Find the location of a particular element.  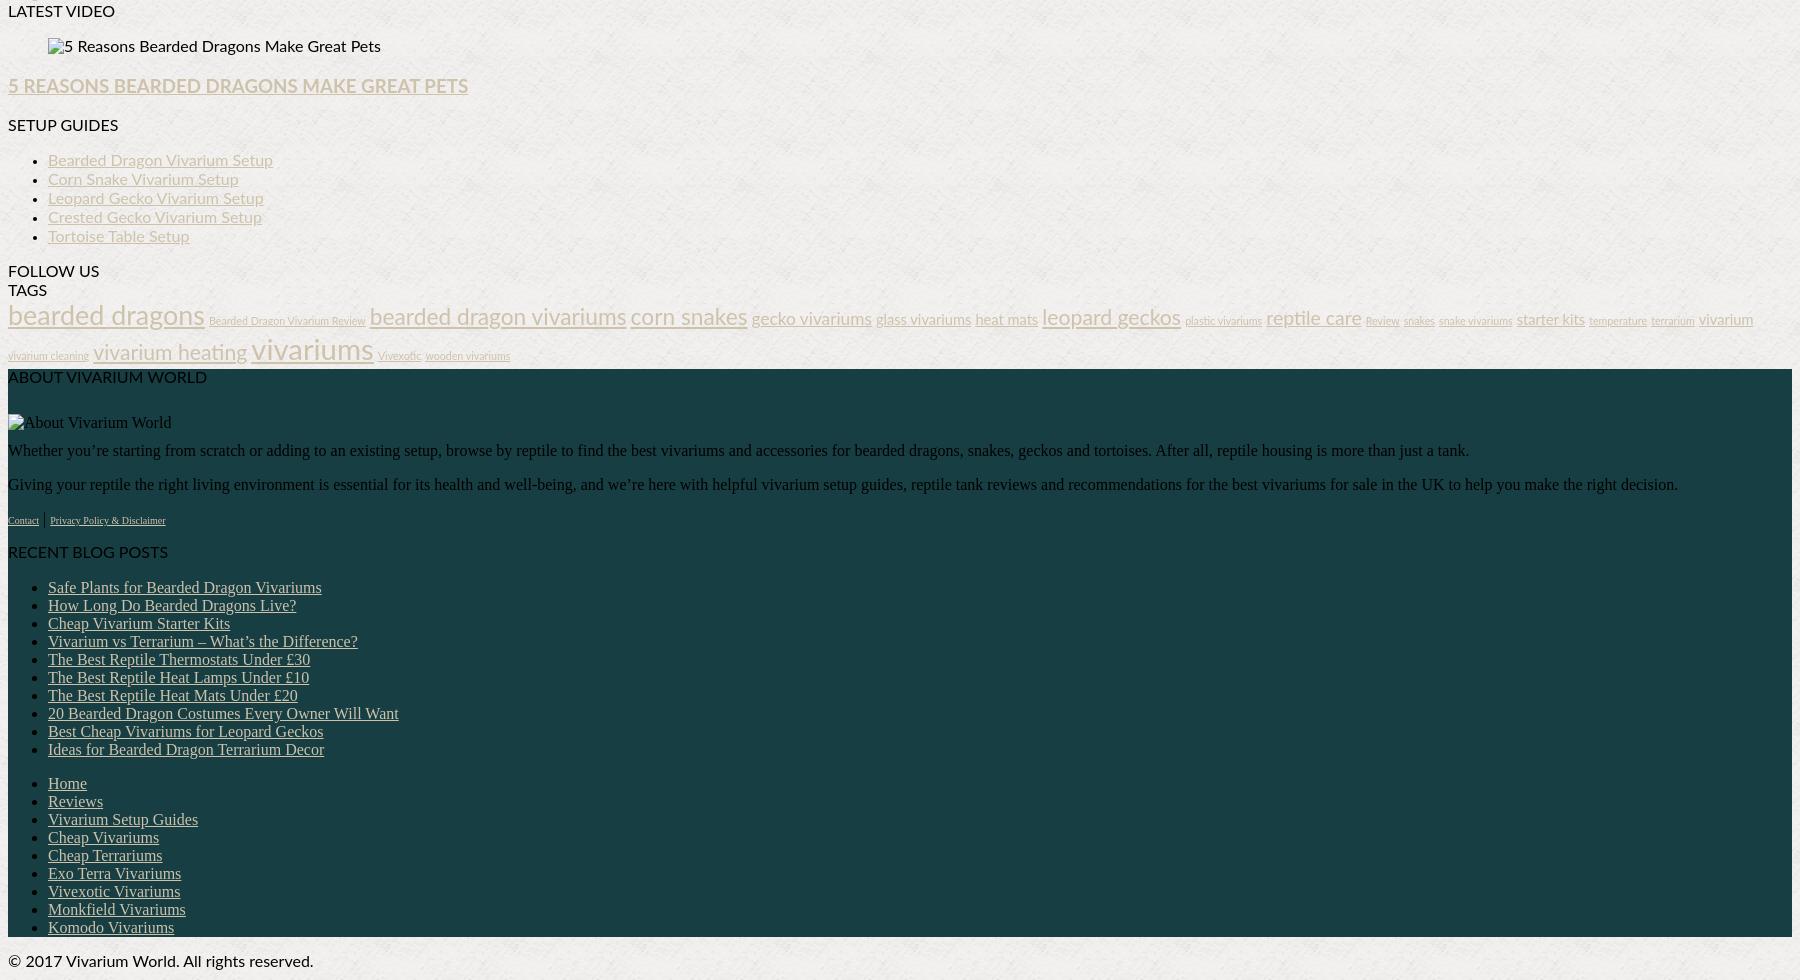

'vivarium heating' is located at coordinates (169, 353).